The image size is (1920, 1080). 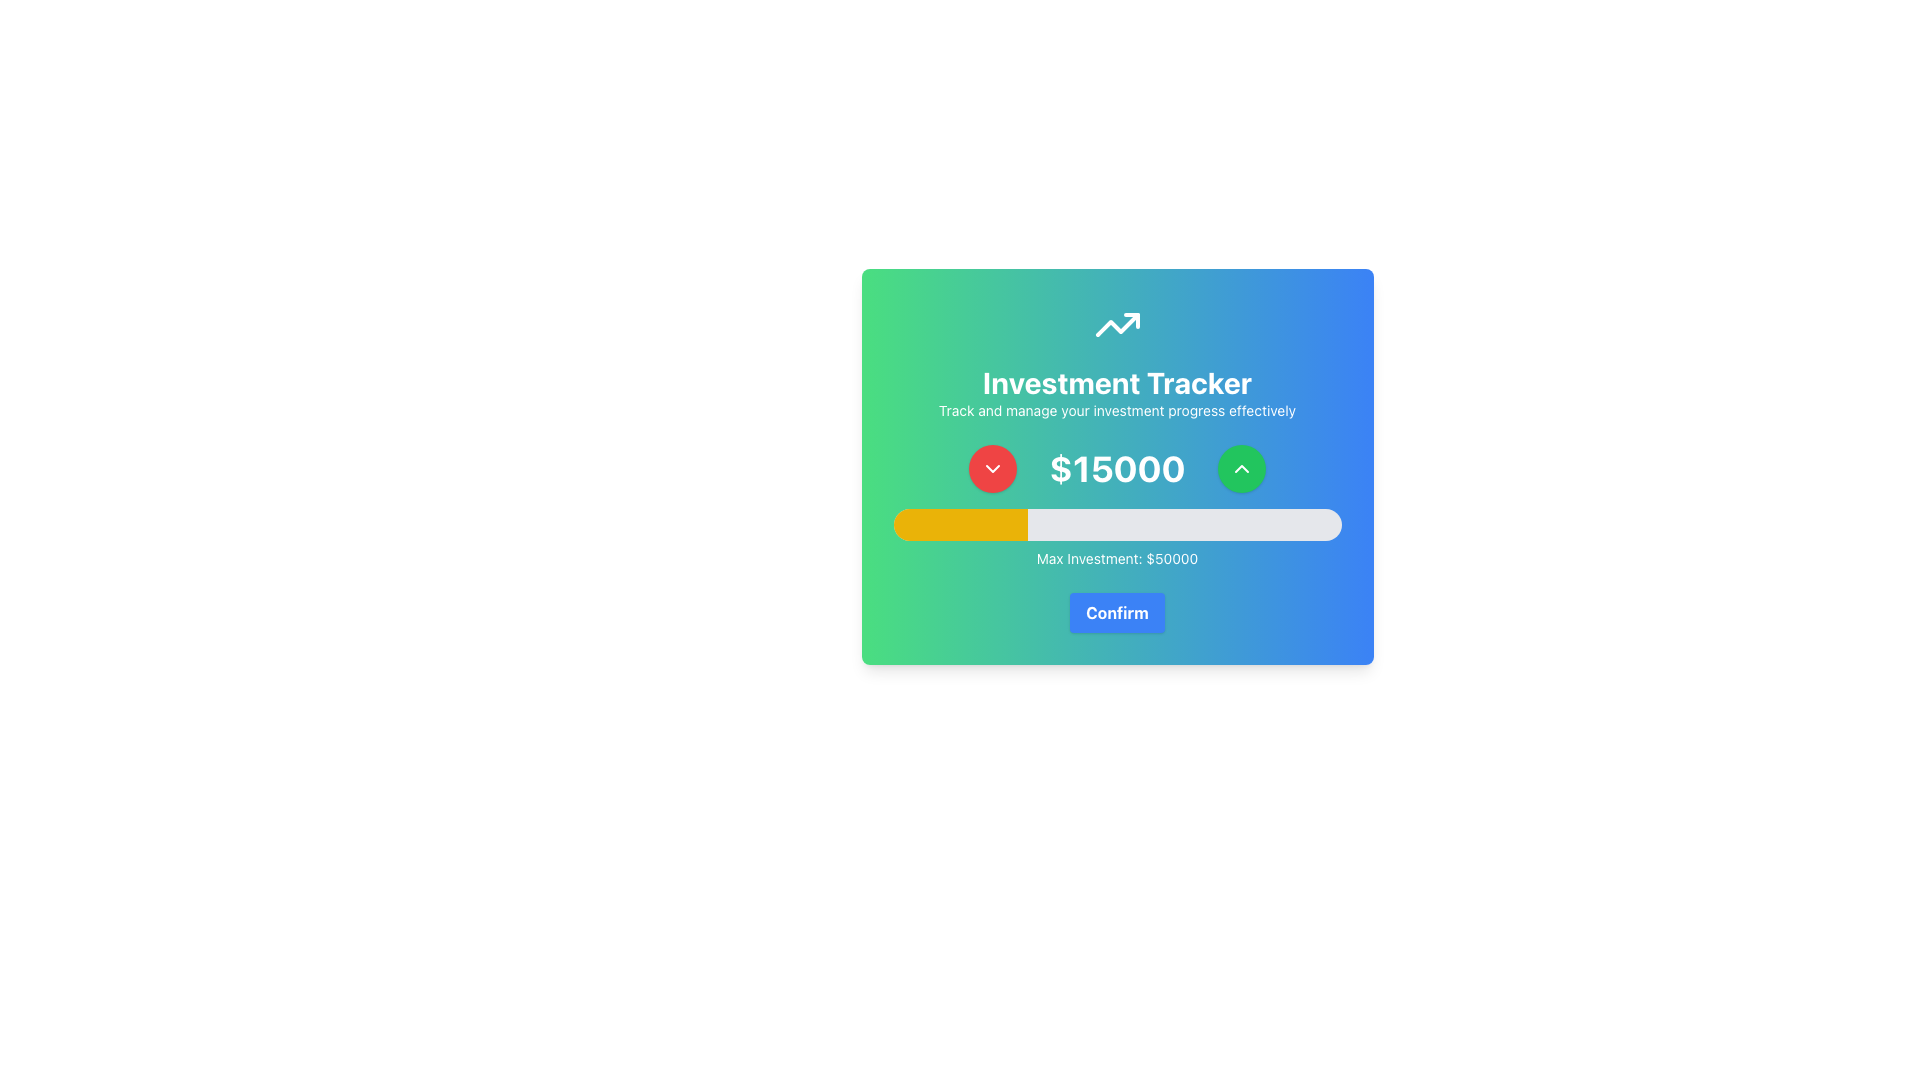 I want to click on the progress indicator within the Investment Tracker module, which visually represents approximately 30% completion of the task, so click(x=960, y=523).